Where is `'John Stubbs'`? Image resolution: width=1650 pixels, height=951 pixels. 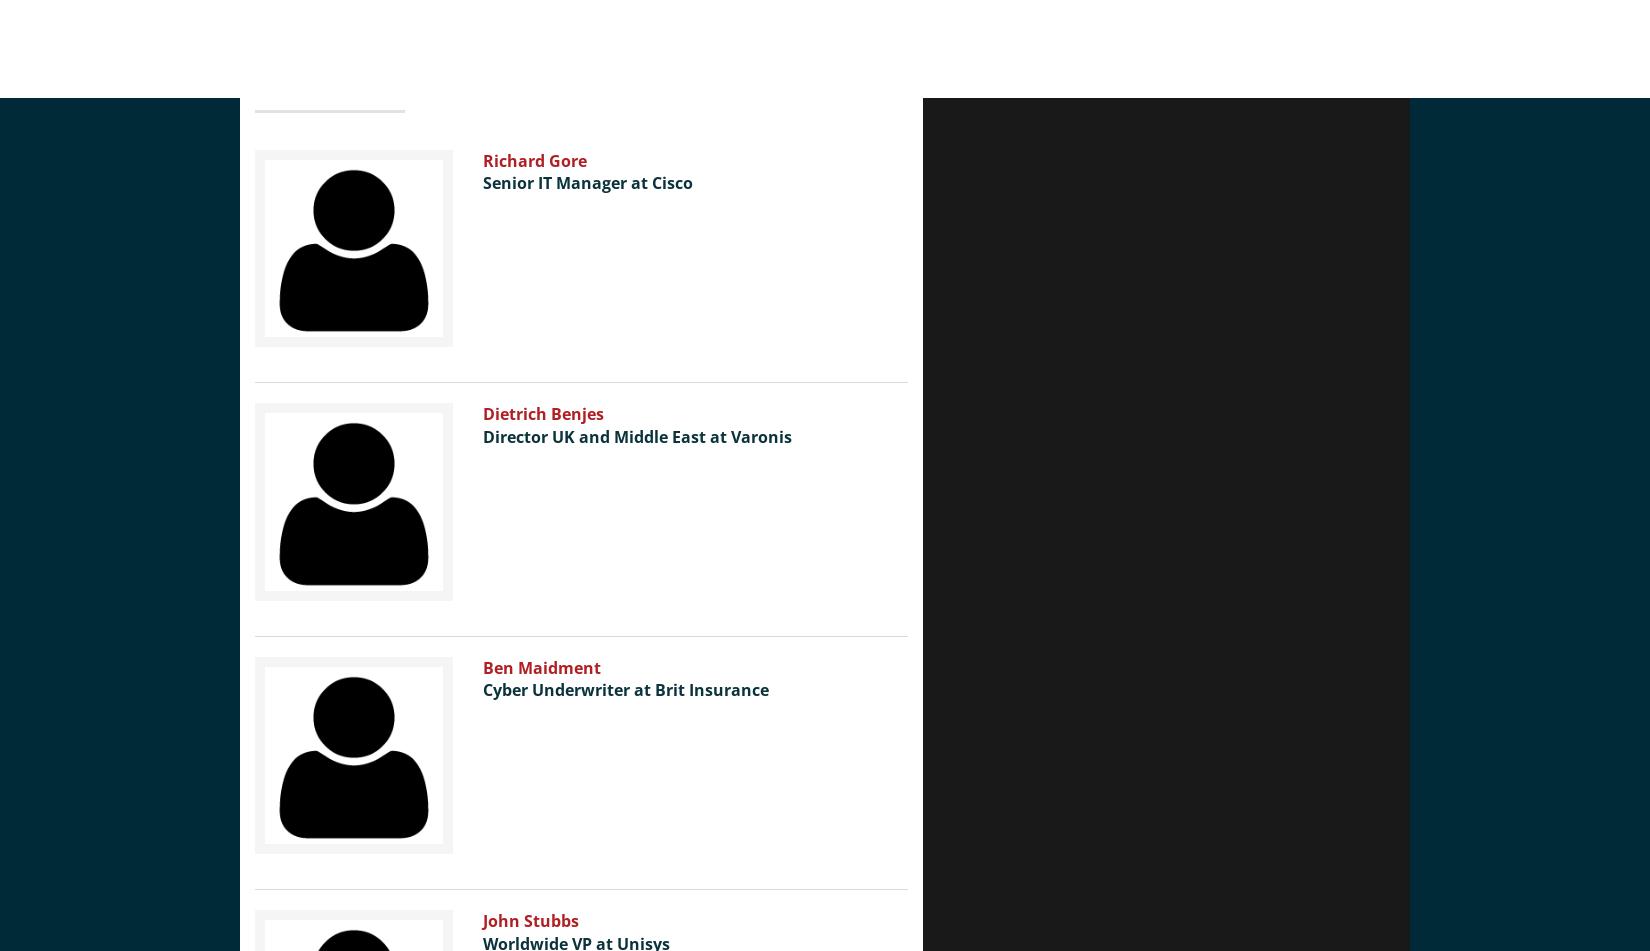 'John Stubbs' is located at coordinates (528, 920).